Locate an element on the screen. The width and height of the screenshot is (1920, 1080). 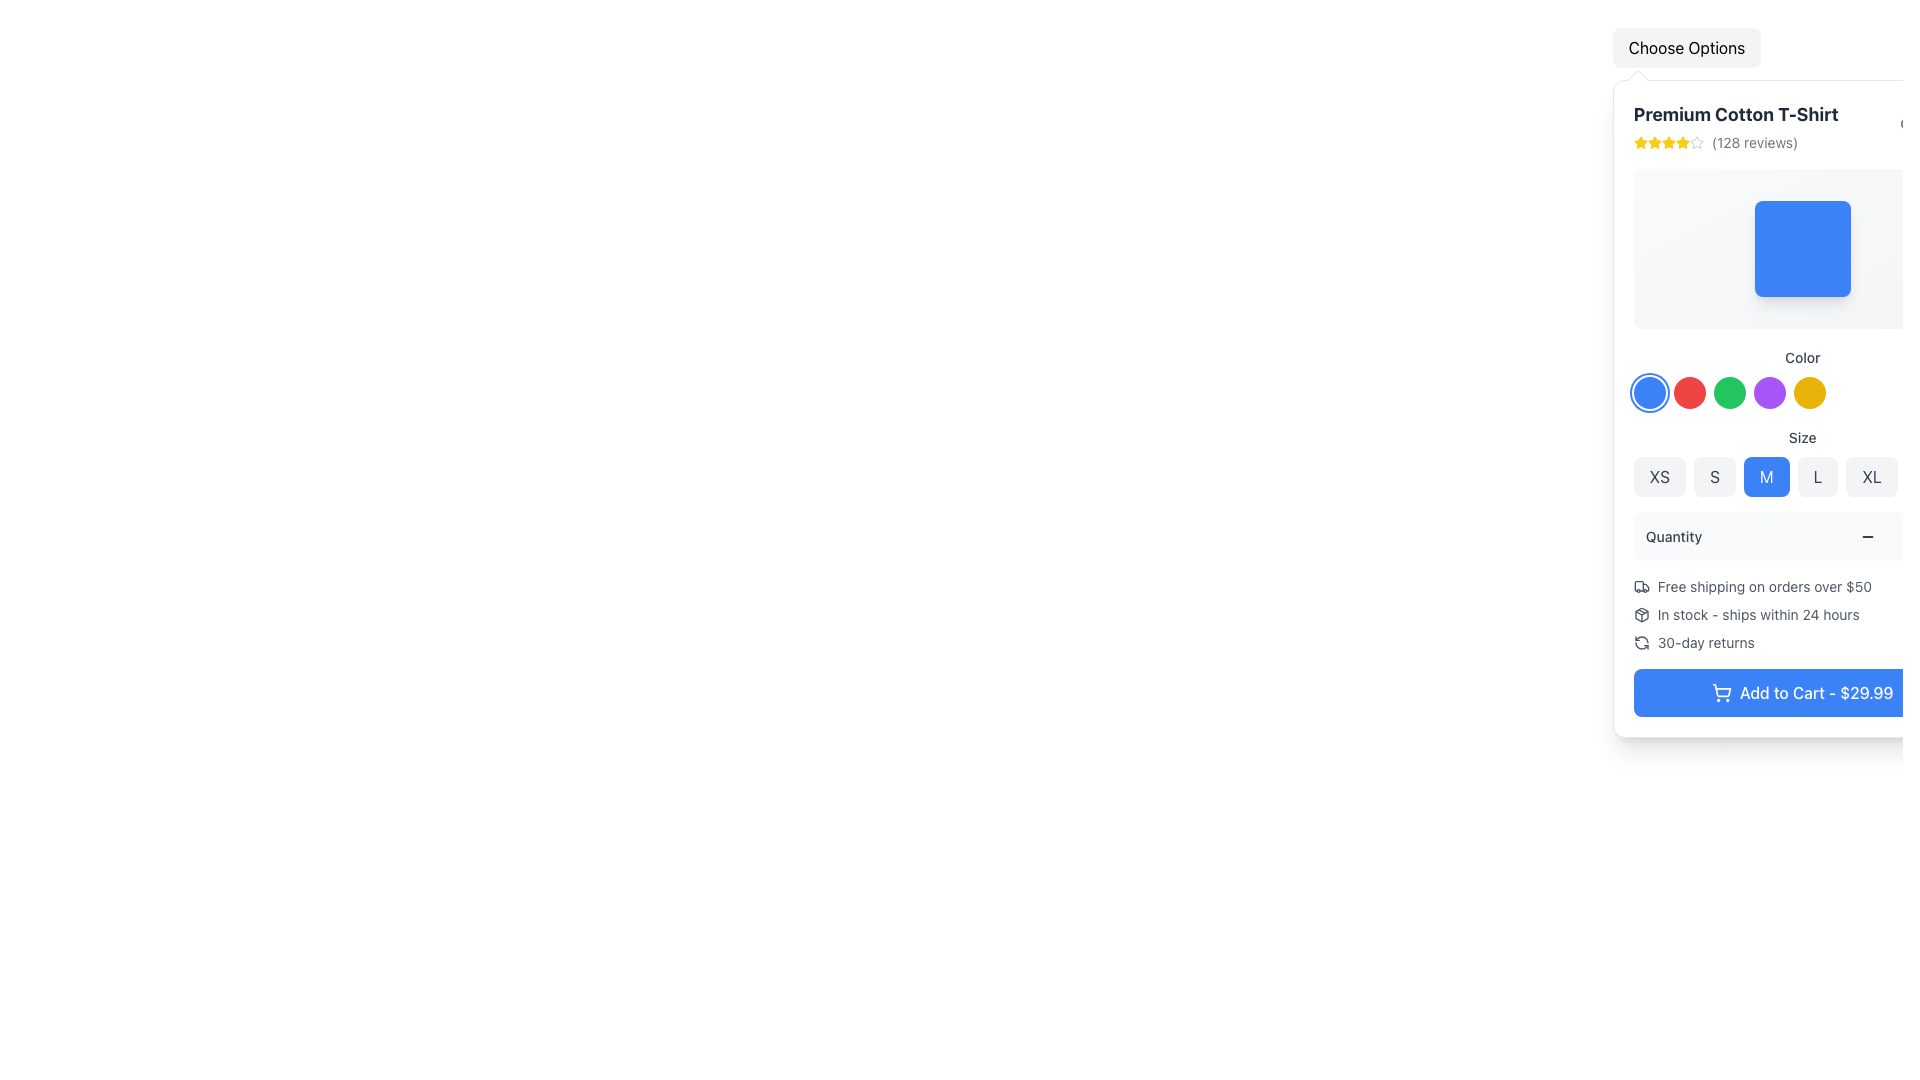
the fifth star in the graphical rating system for the product 'Premium Cotton T-Shirt' is located at coordinates (1681, 141).